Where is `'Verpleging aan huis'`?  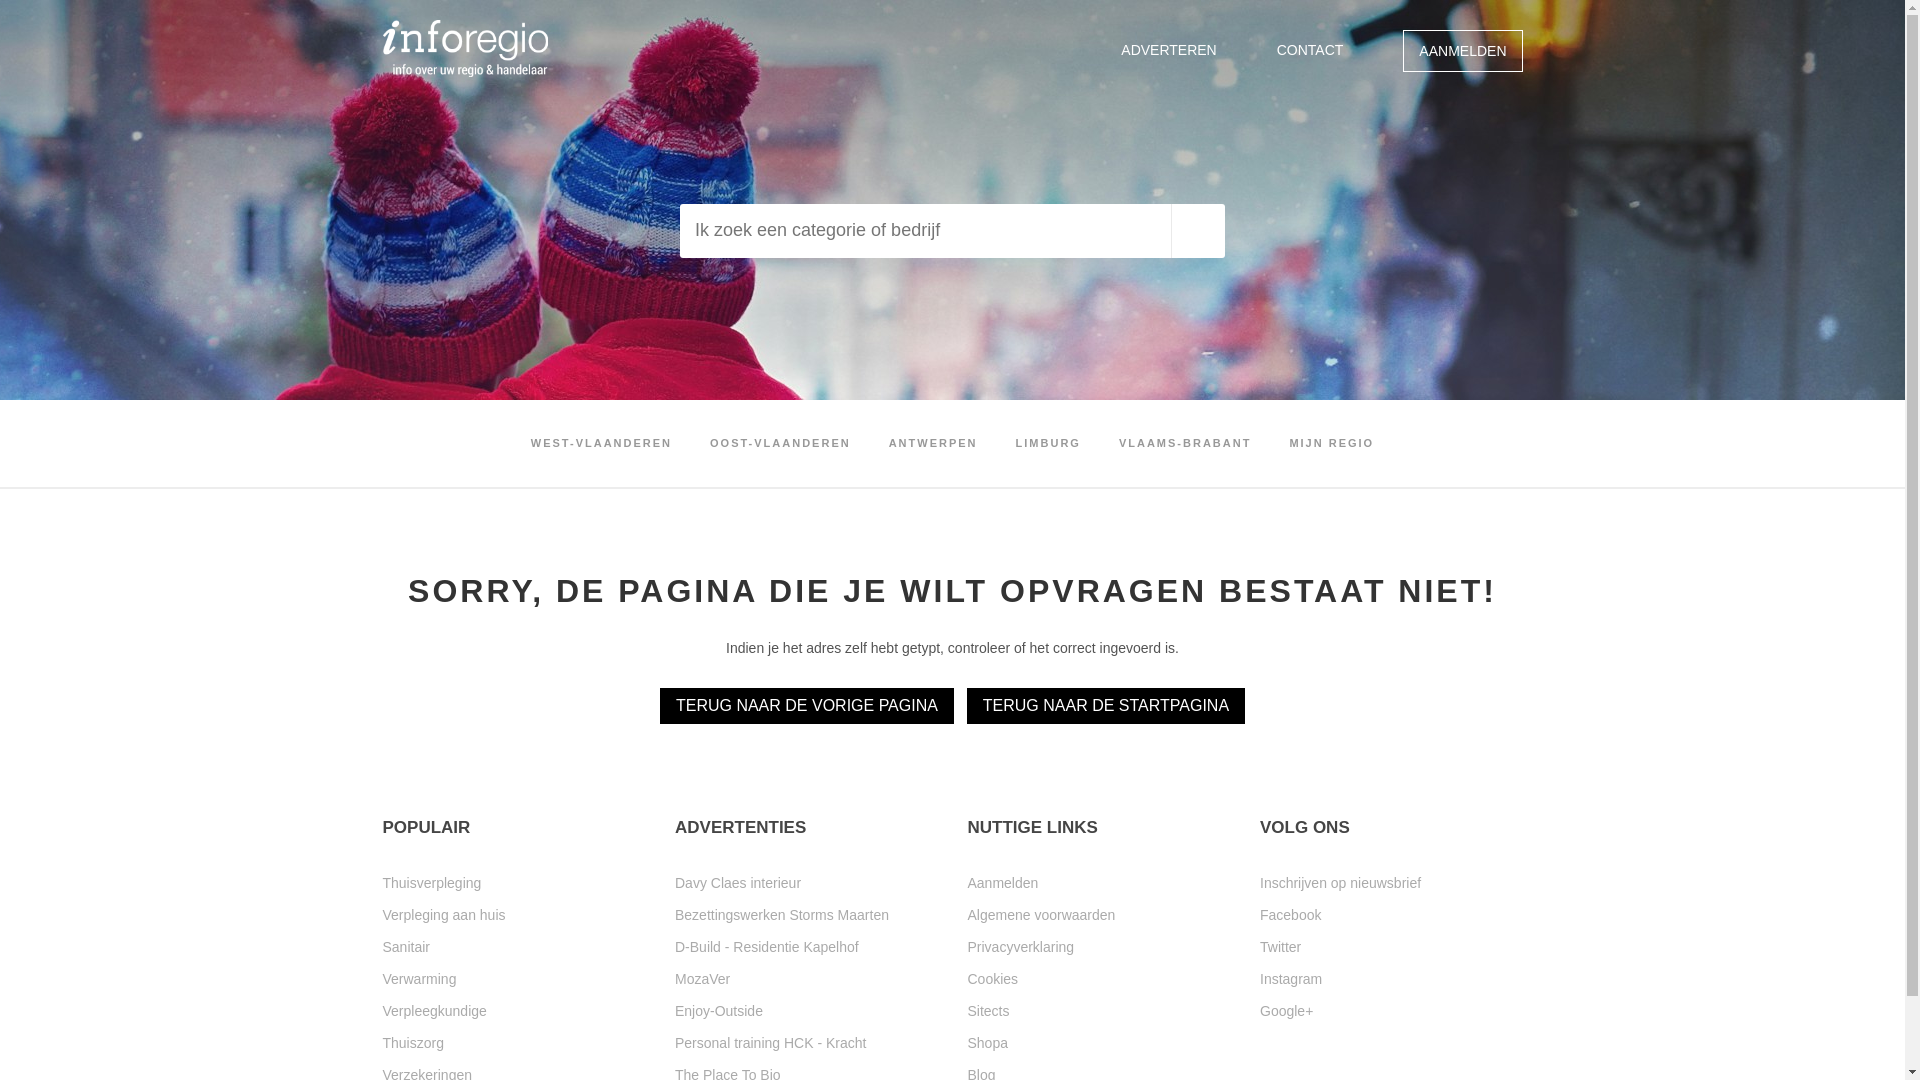
'Verpleging aan huis' is located at coordinates (513, 914).